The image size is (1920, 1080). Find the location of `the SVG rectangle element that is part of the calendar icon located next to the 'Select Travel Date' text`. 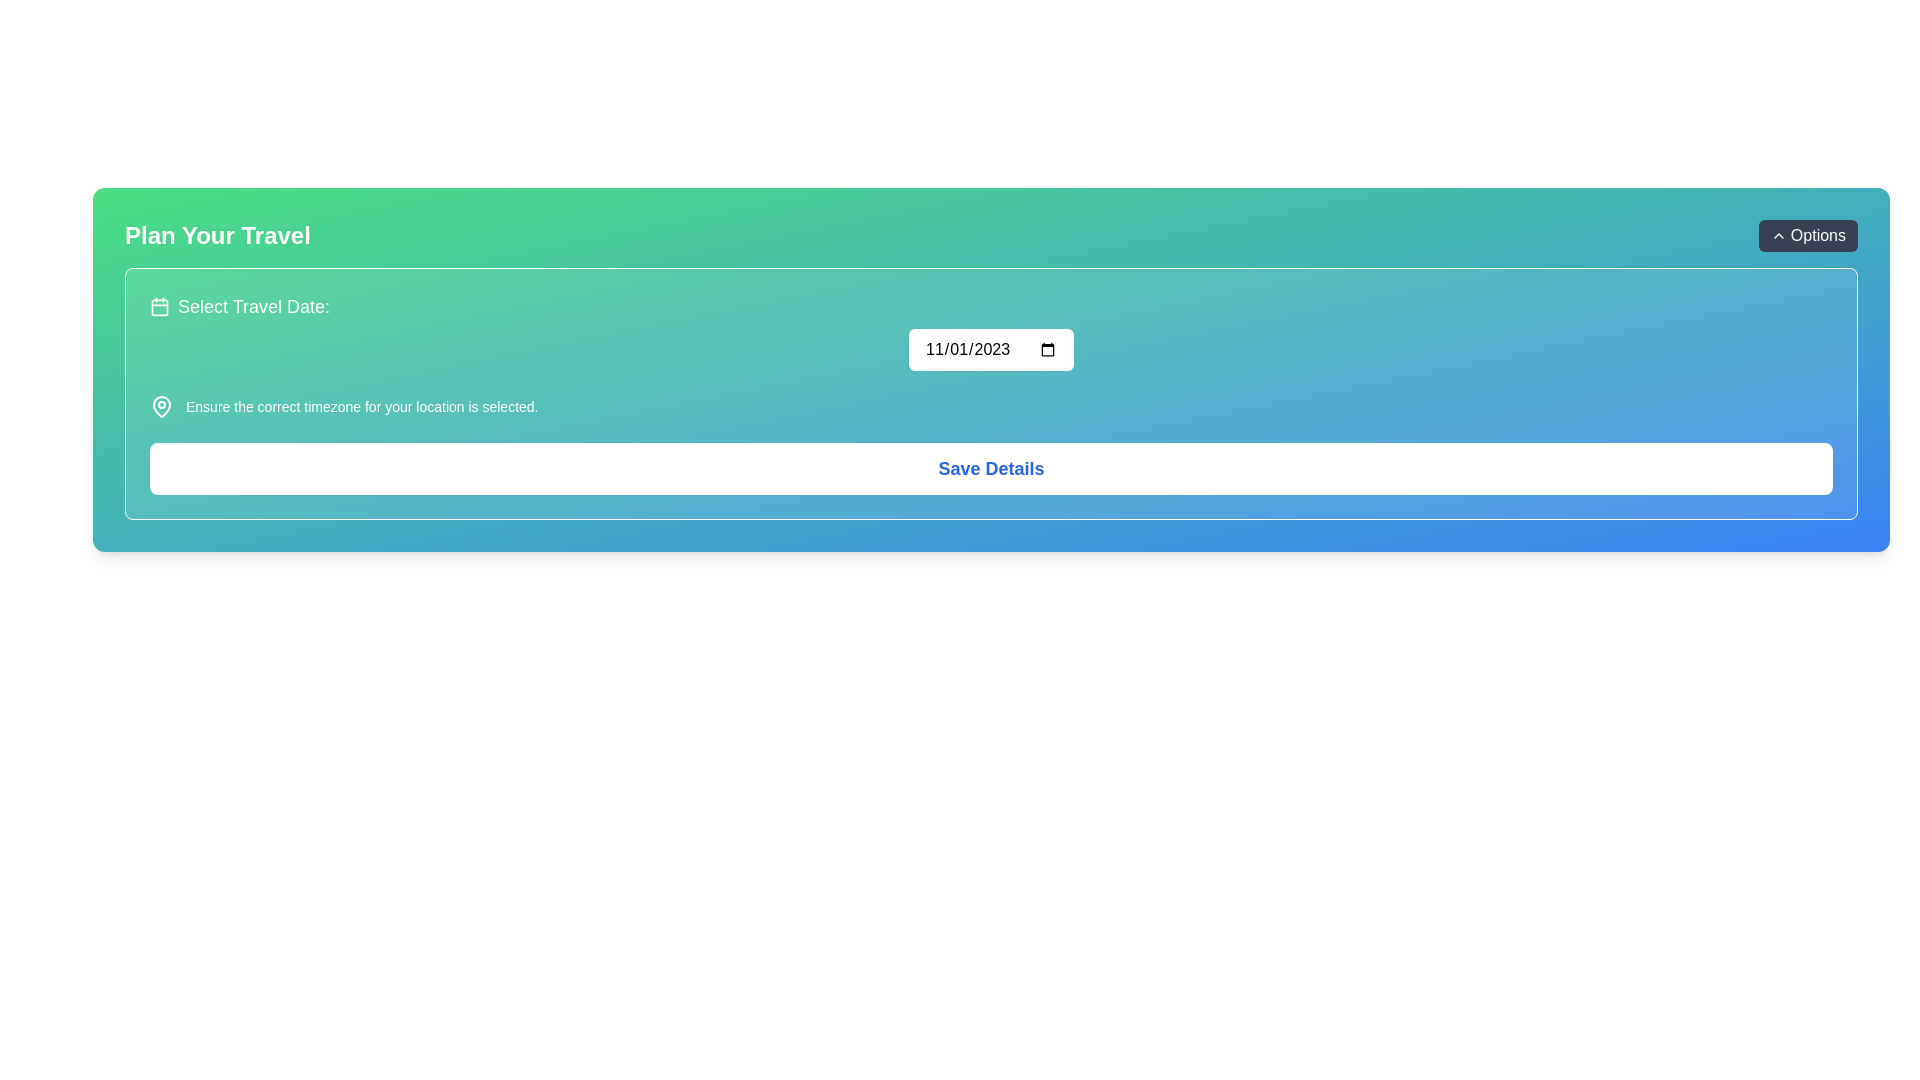

the SVG rectangle element that is part of the calendar icon located next to the 'Select Travel Date' text is located at coordinates (158, 307).